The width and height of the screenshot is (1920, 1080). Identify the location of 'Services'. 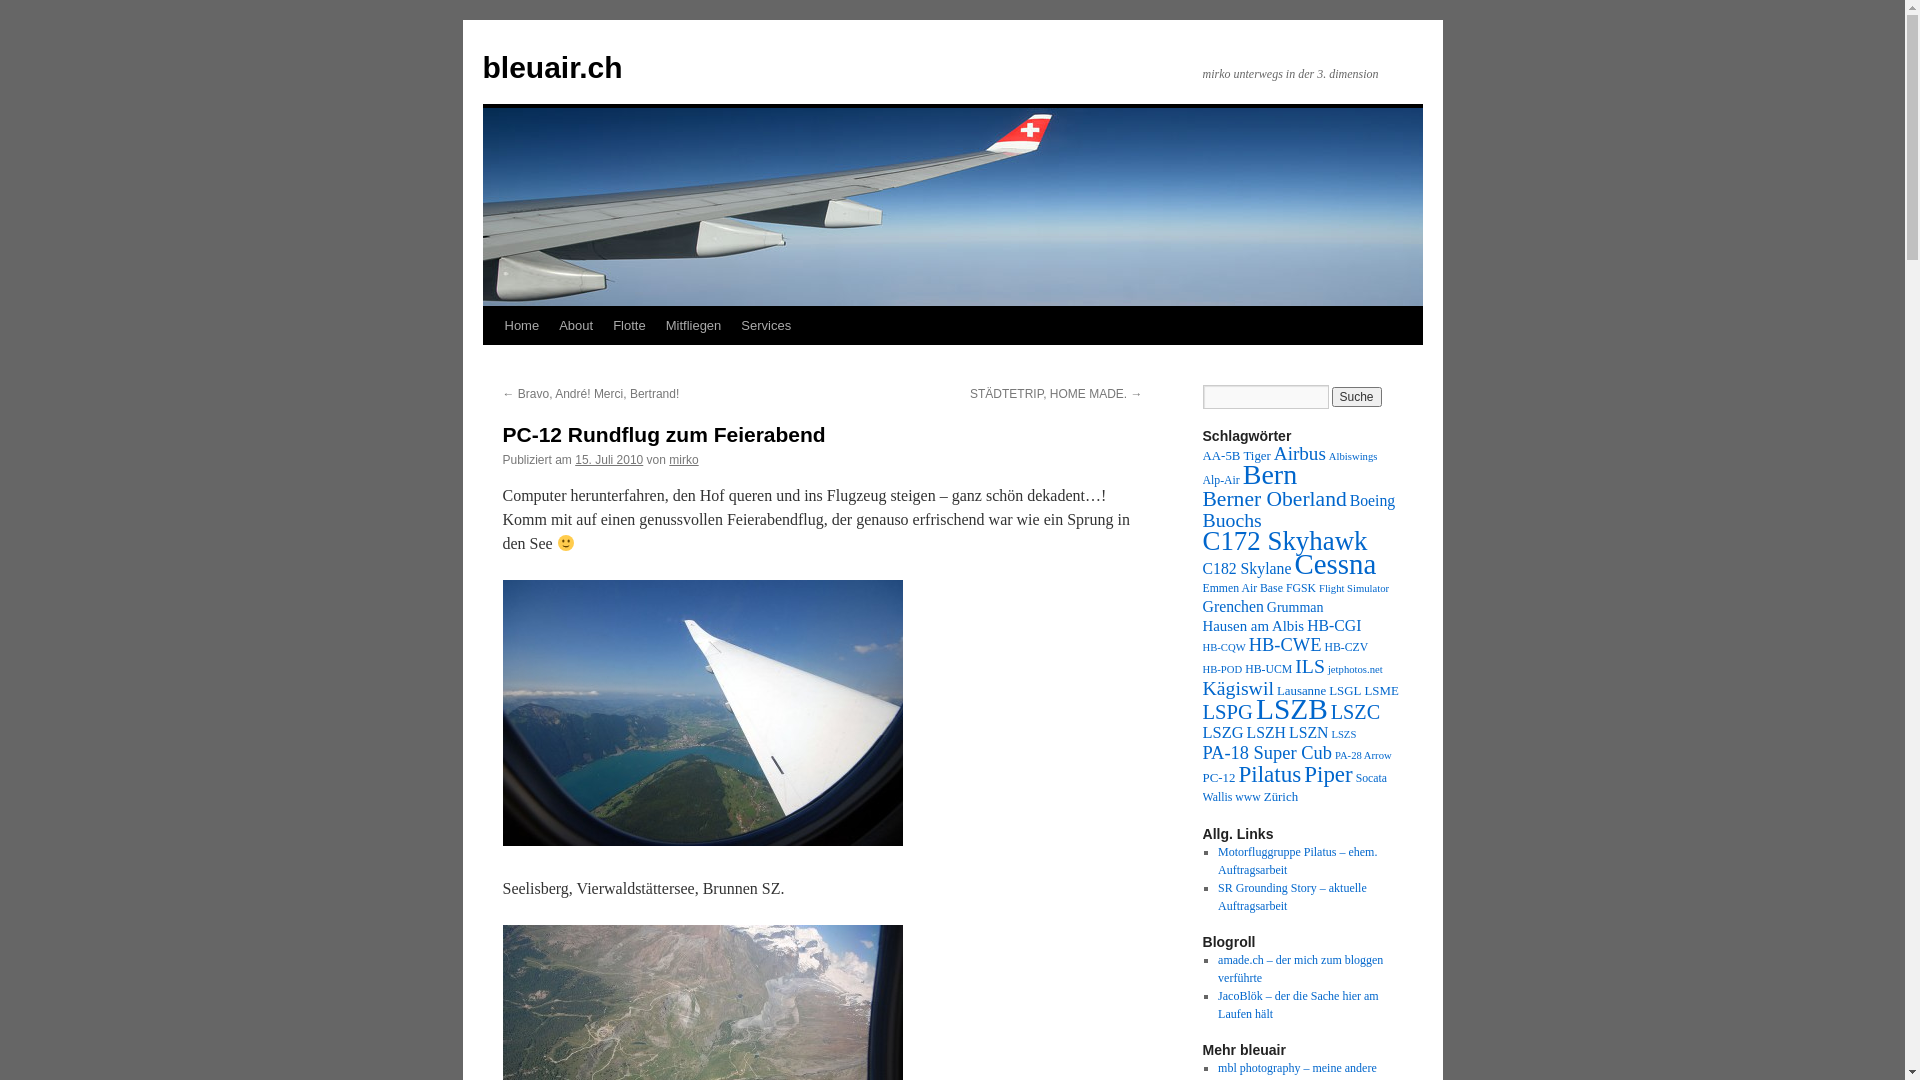
(765, 325).